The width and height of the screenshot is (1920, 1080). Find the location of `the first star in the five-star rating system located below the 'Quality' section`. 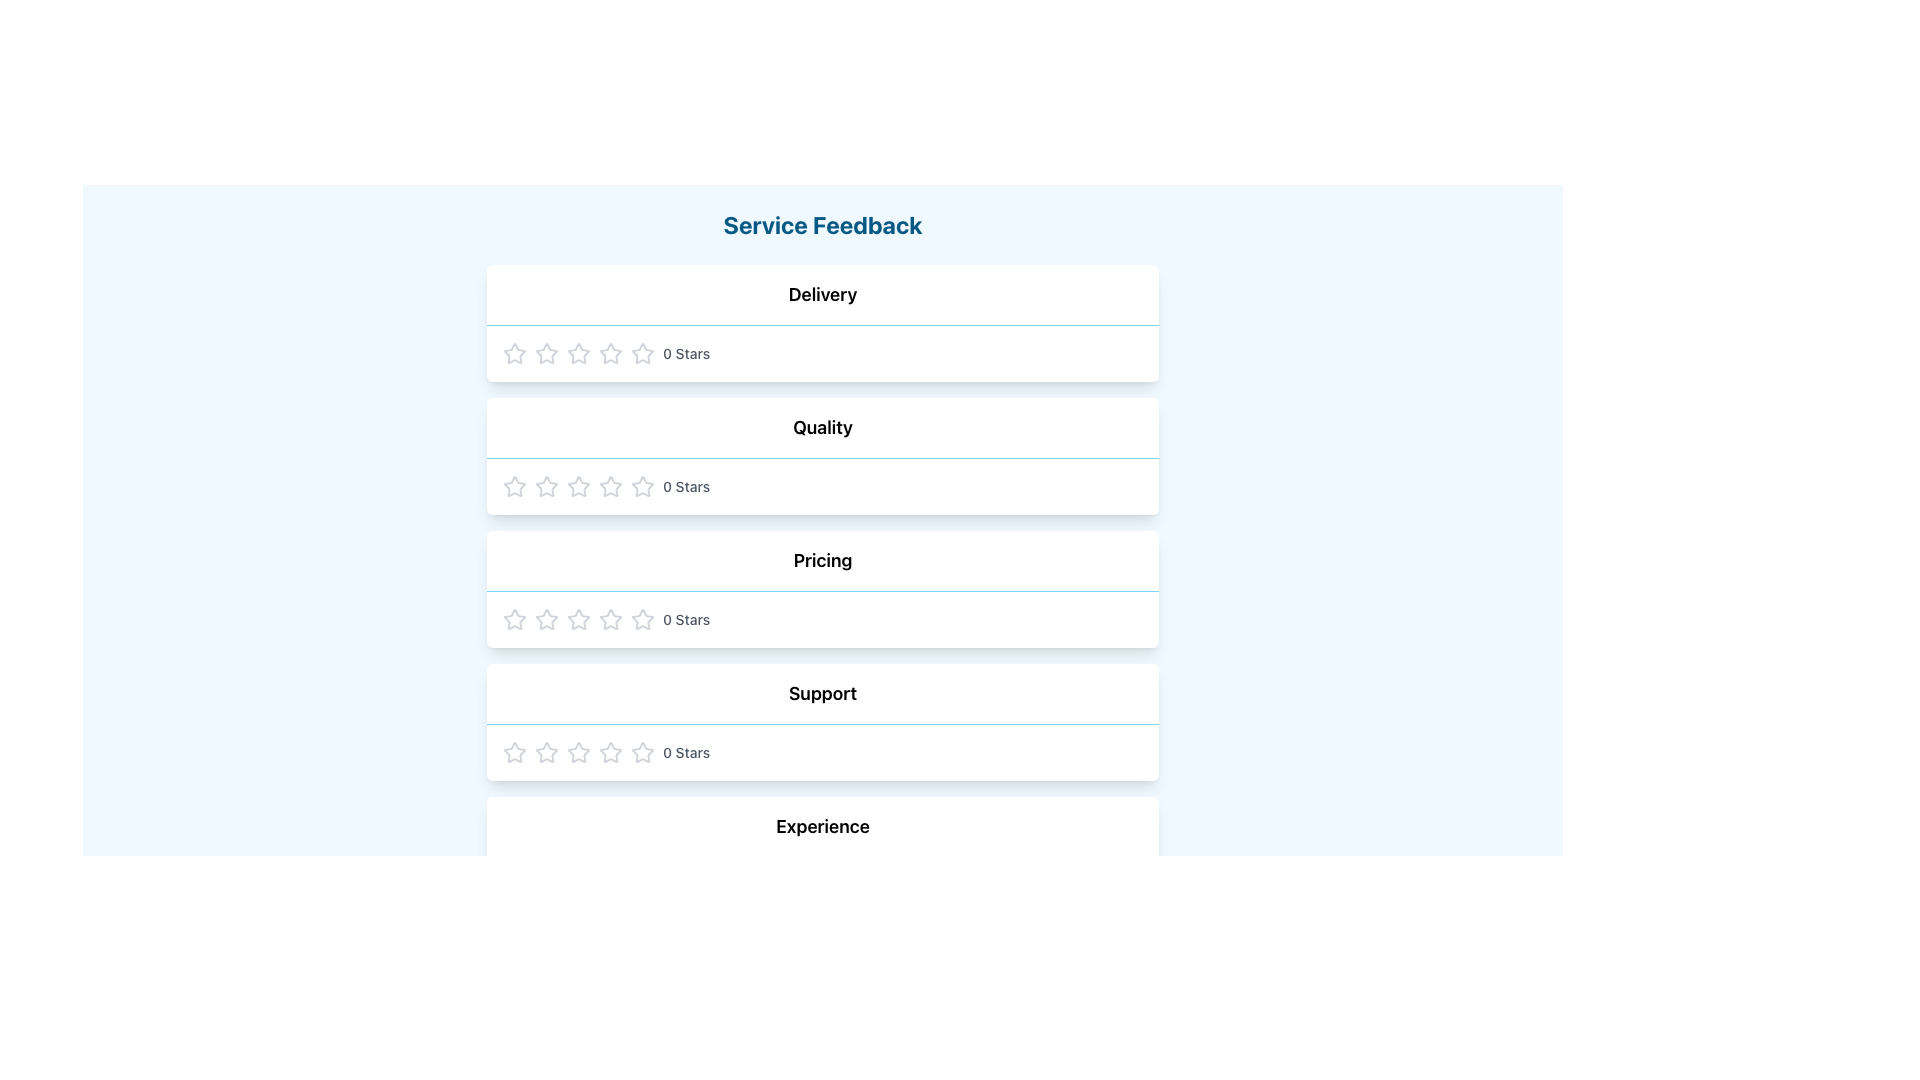

the first star in the five-star rating system located below the 'Quality' section is located at coordinates (514, 486).